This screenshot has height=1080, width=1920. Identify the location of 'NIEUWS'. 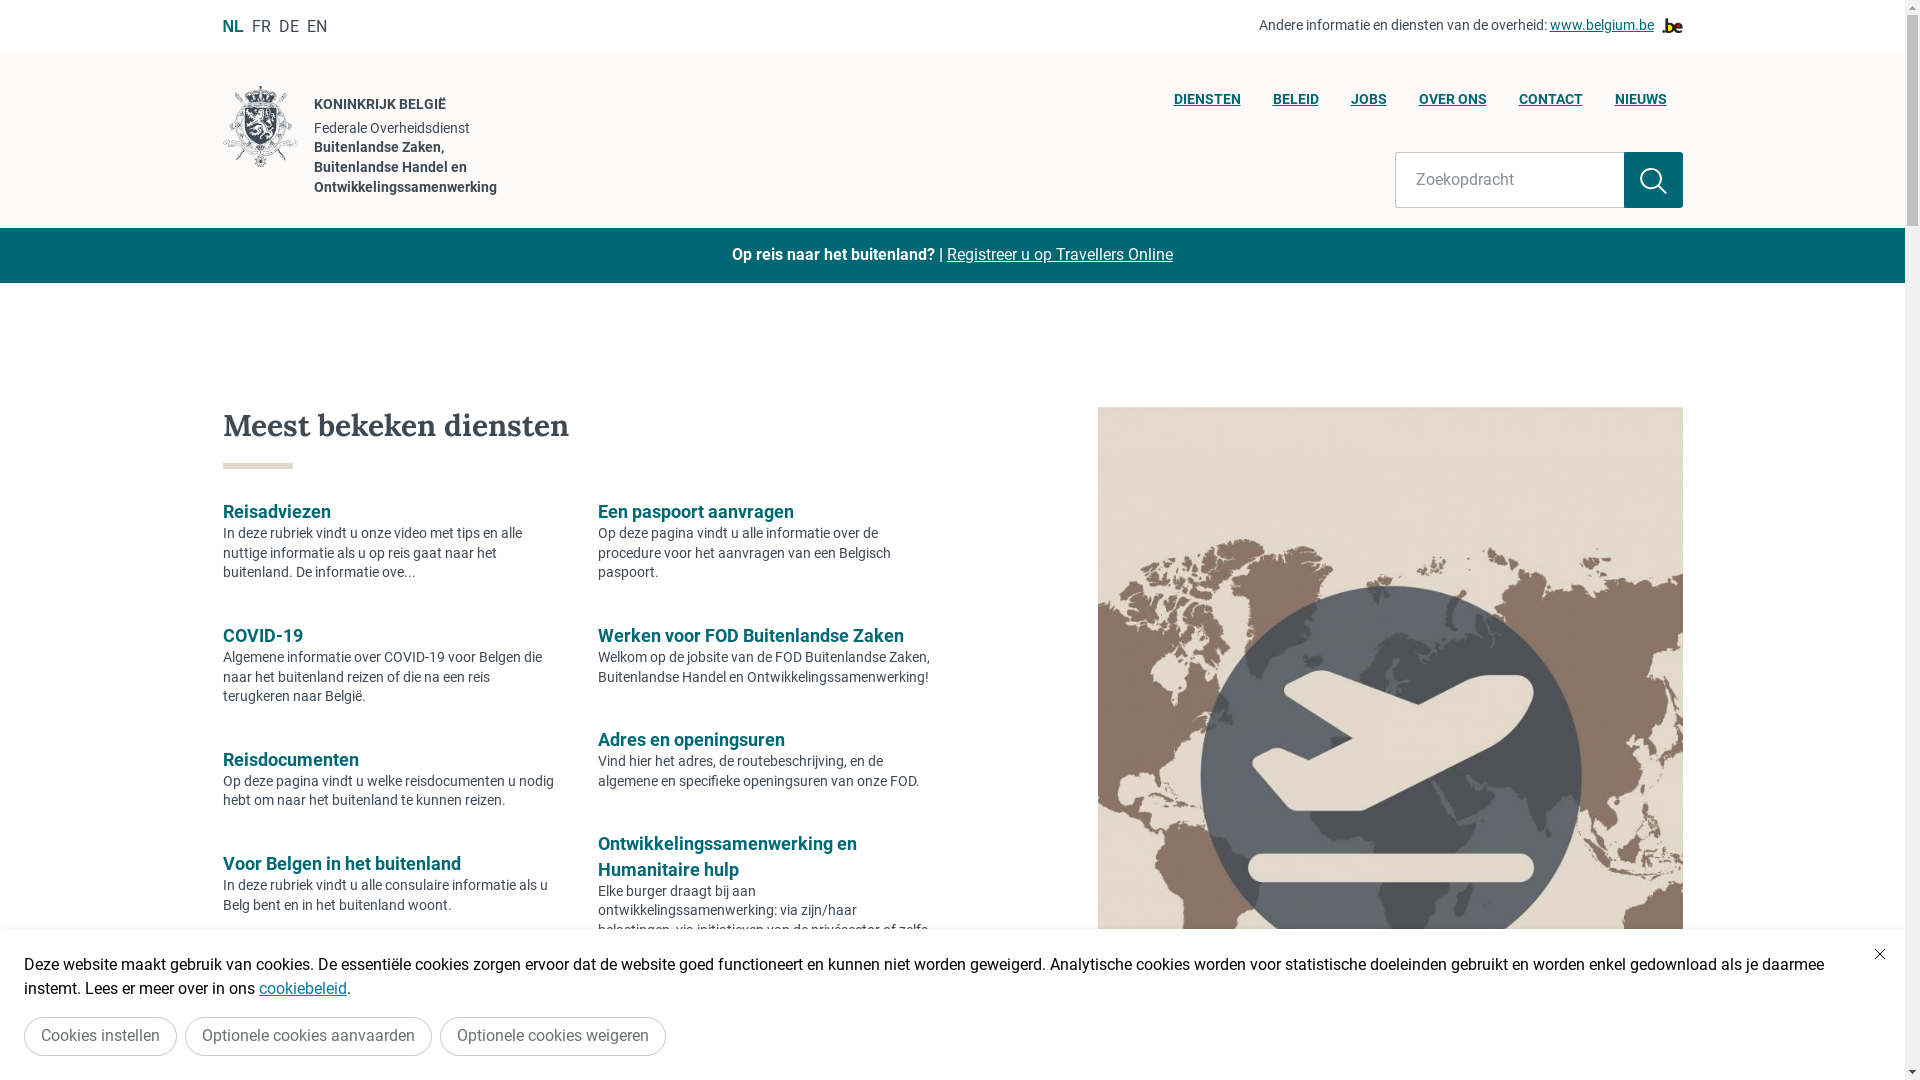
(1640, 104).